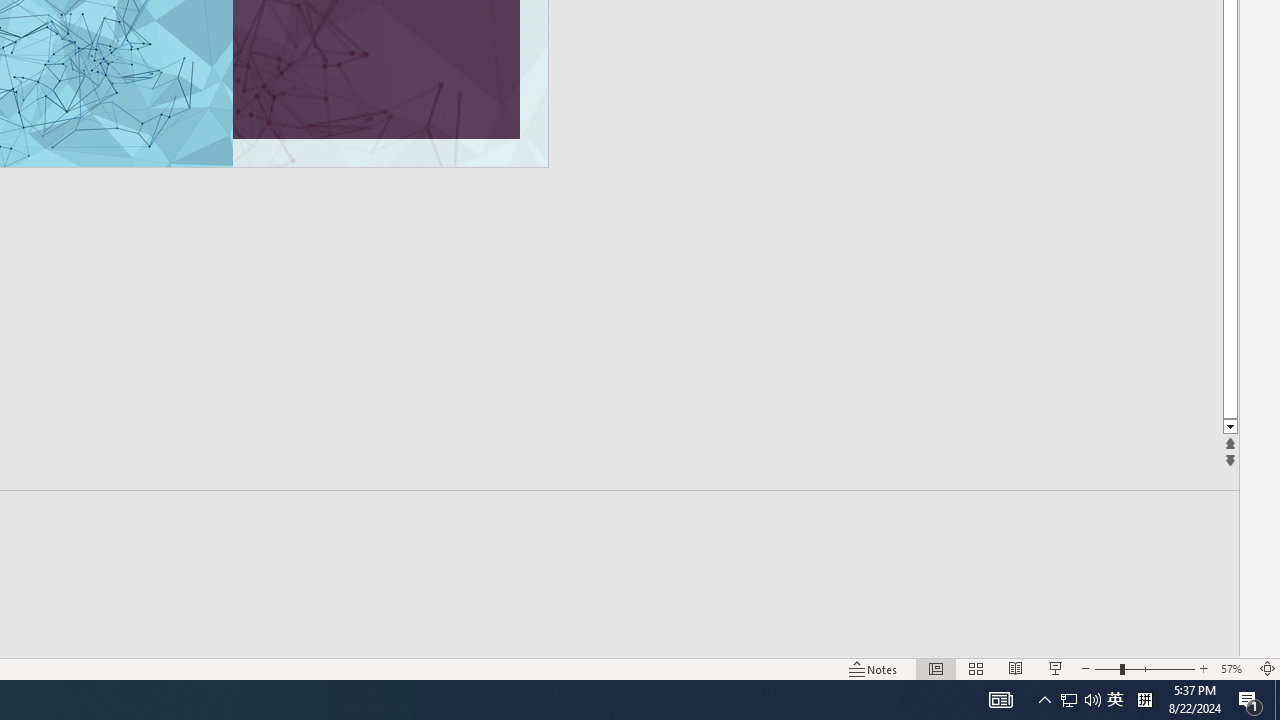 The image size is (1280, 720). I want to click on 'Line down', so click(1229, 426).